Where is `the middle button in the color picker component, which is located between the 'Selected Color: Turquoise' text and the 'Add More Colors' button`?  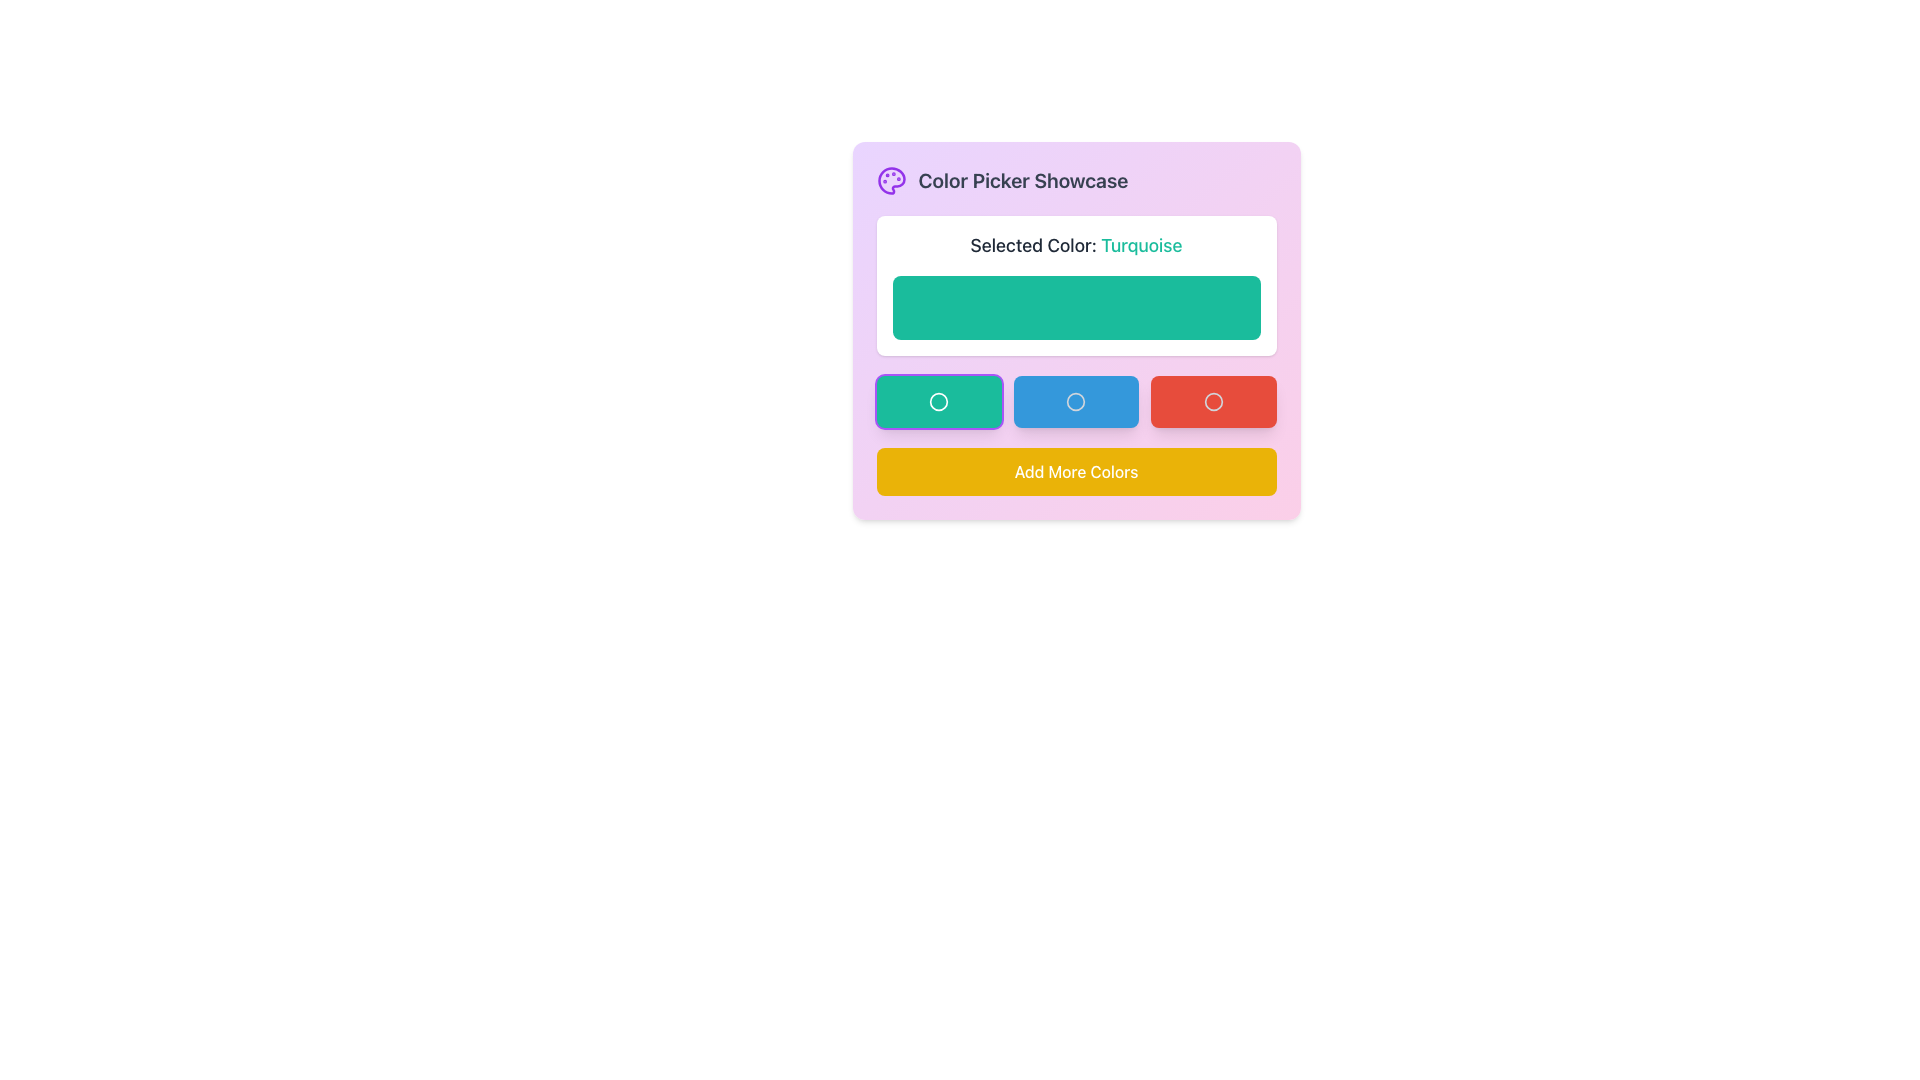
the middle button in the color picker component, which is located between the 'Selected Color: Turquoise' text and the 'Add More Colors' button is located at coordinates (1075, 401).